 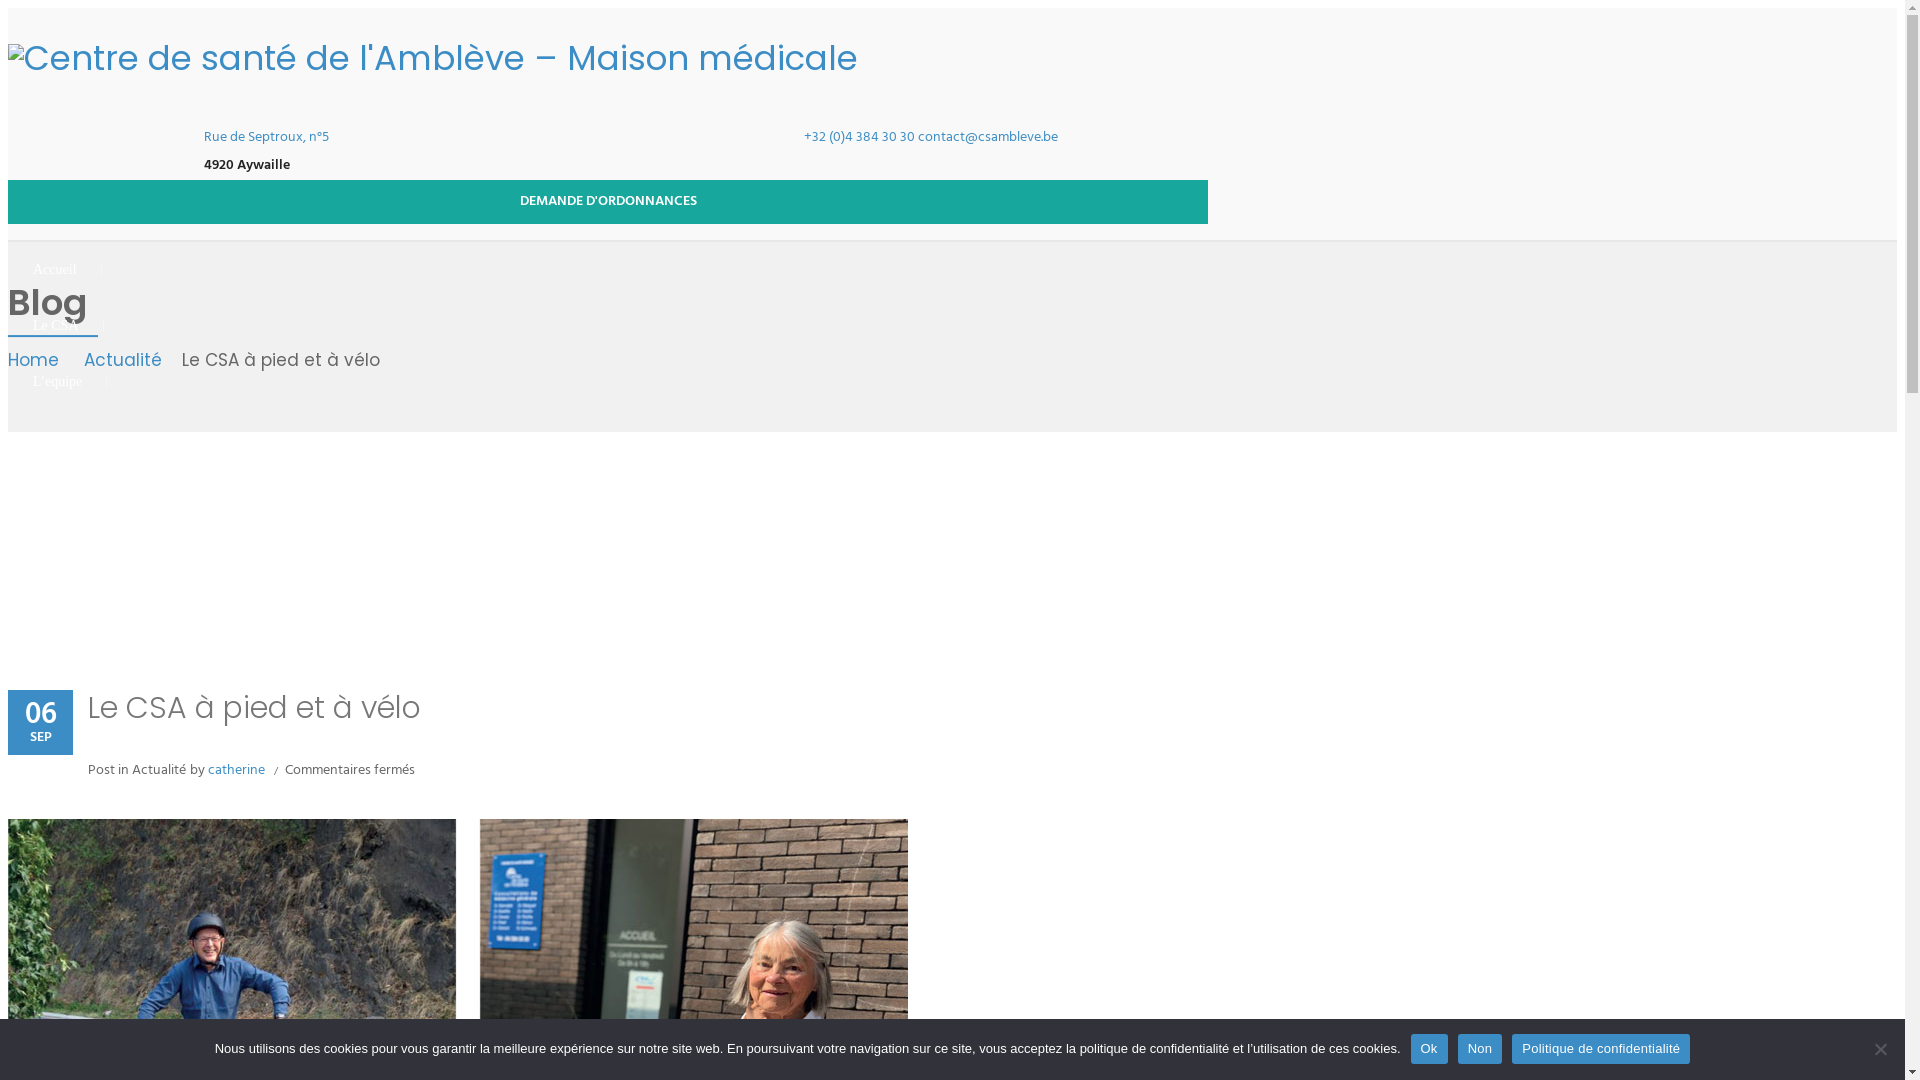 I want to click on 'contact@csambleve.be', so click(x=988, y=136).